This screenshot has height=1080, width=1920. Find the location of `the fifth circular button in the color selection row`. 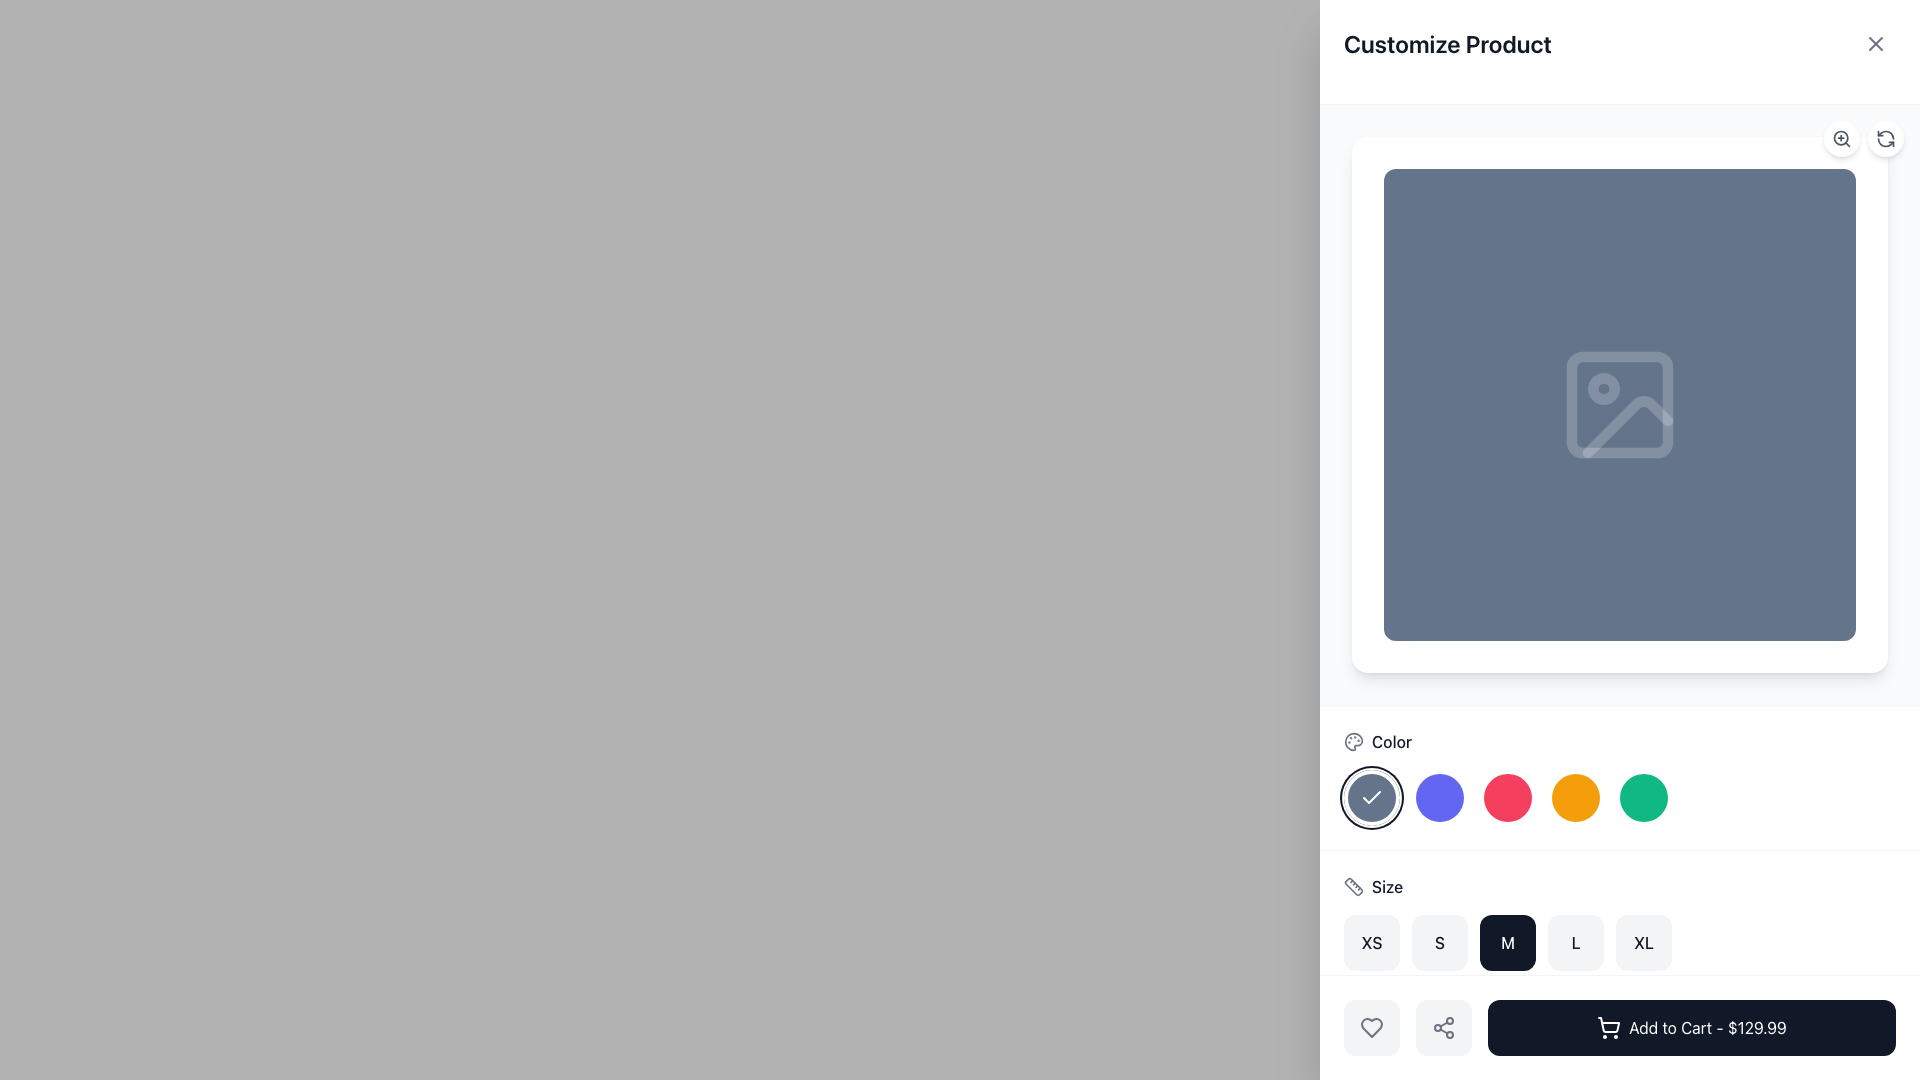

the fifth circular button in the color selection row is located at coordinates (1643, 797).